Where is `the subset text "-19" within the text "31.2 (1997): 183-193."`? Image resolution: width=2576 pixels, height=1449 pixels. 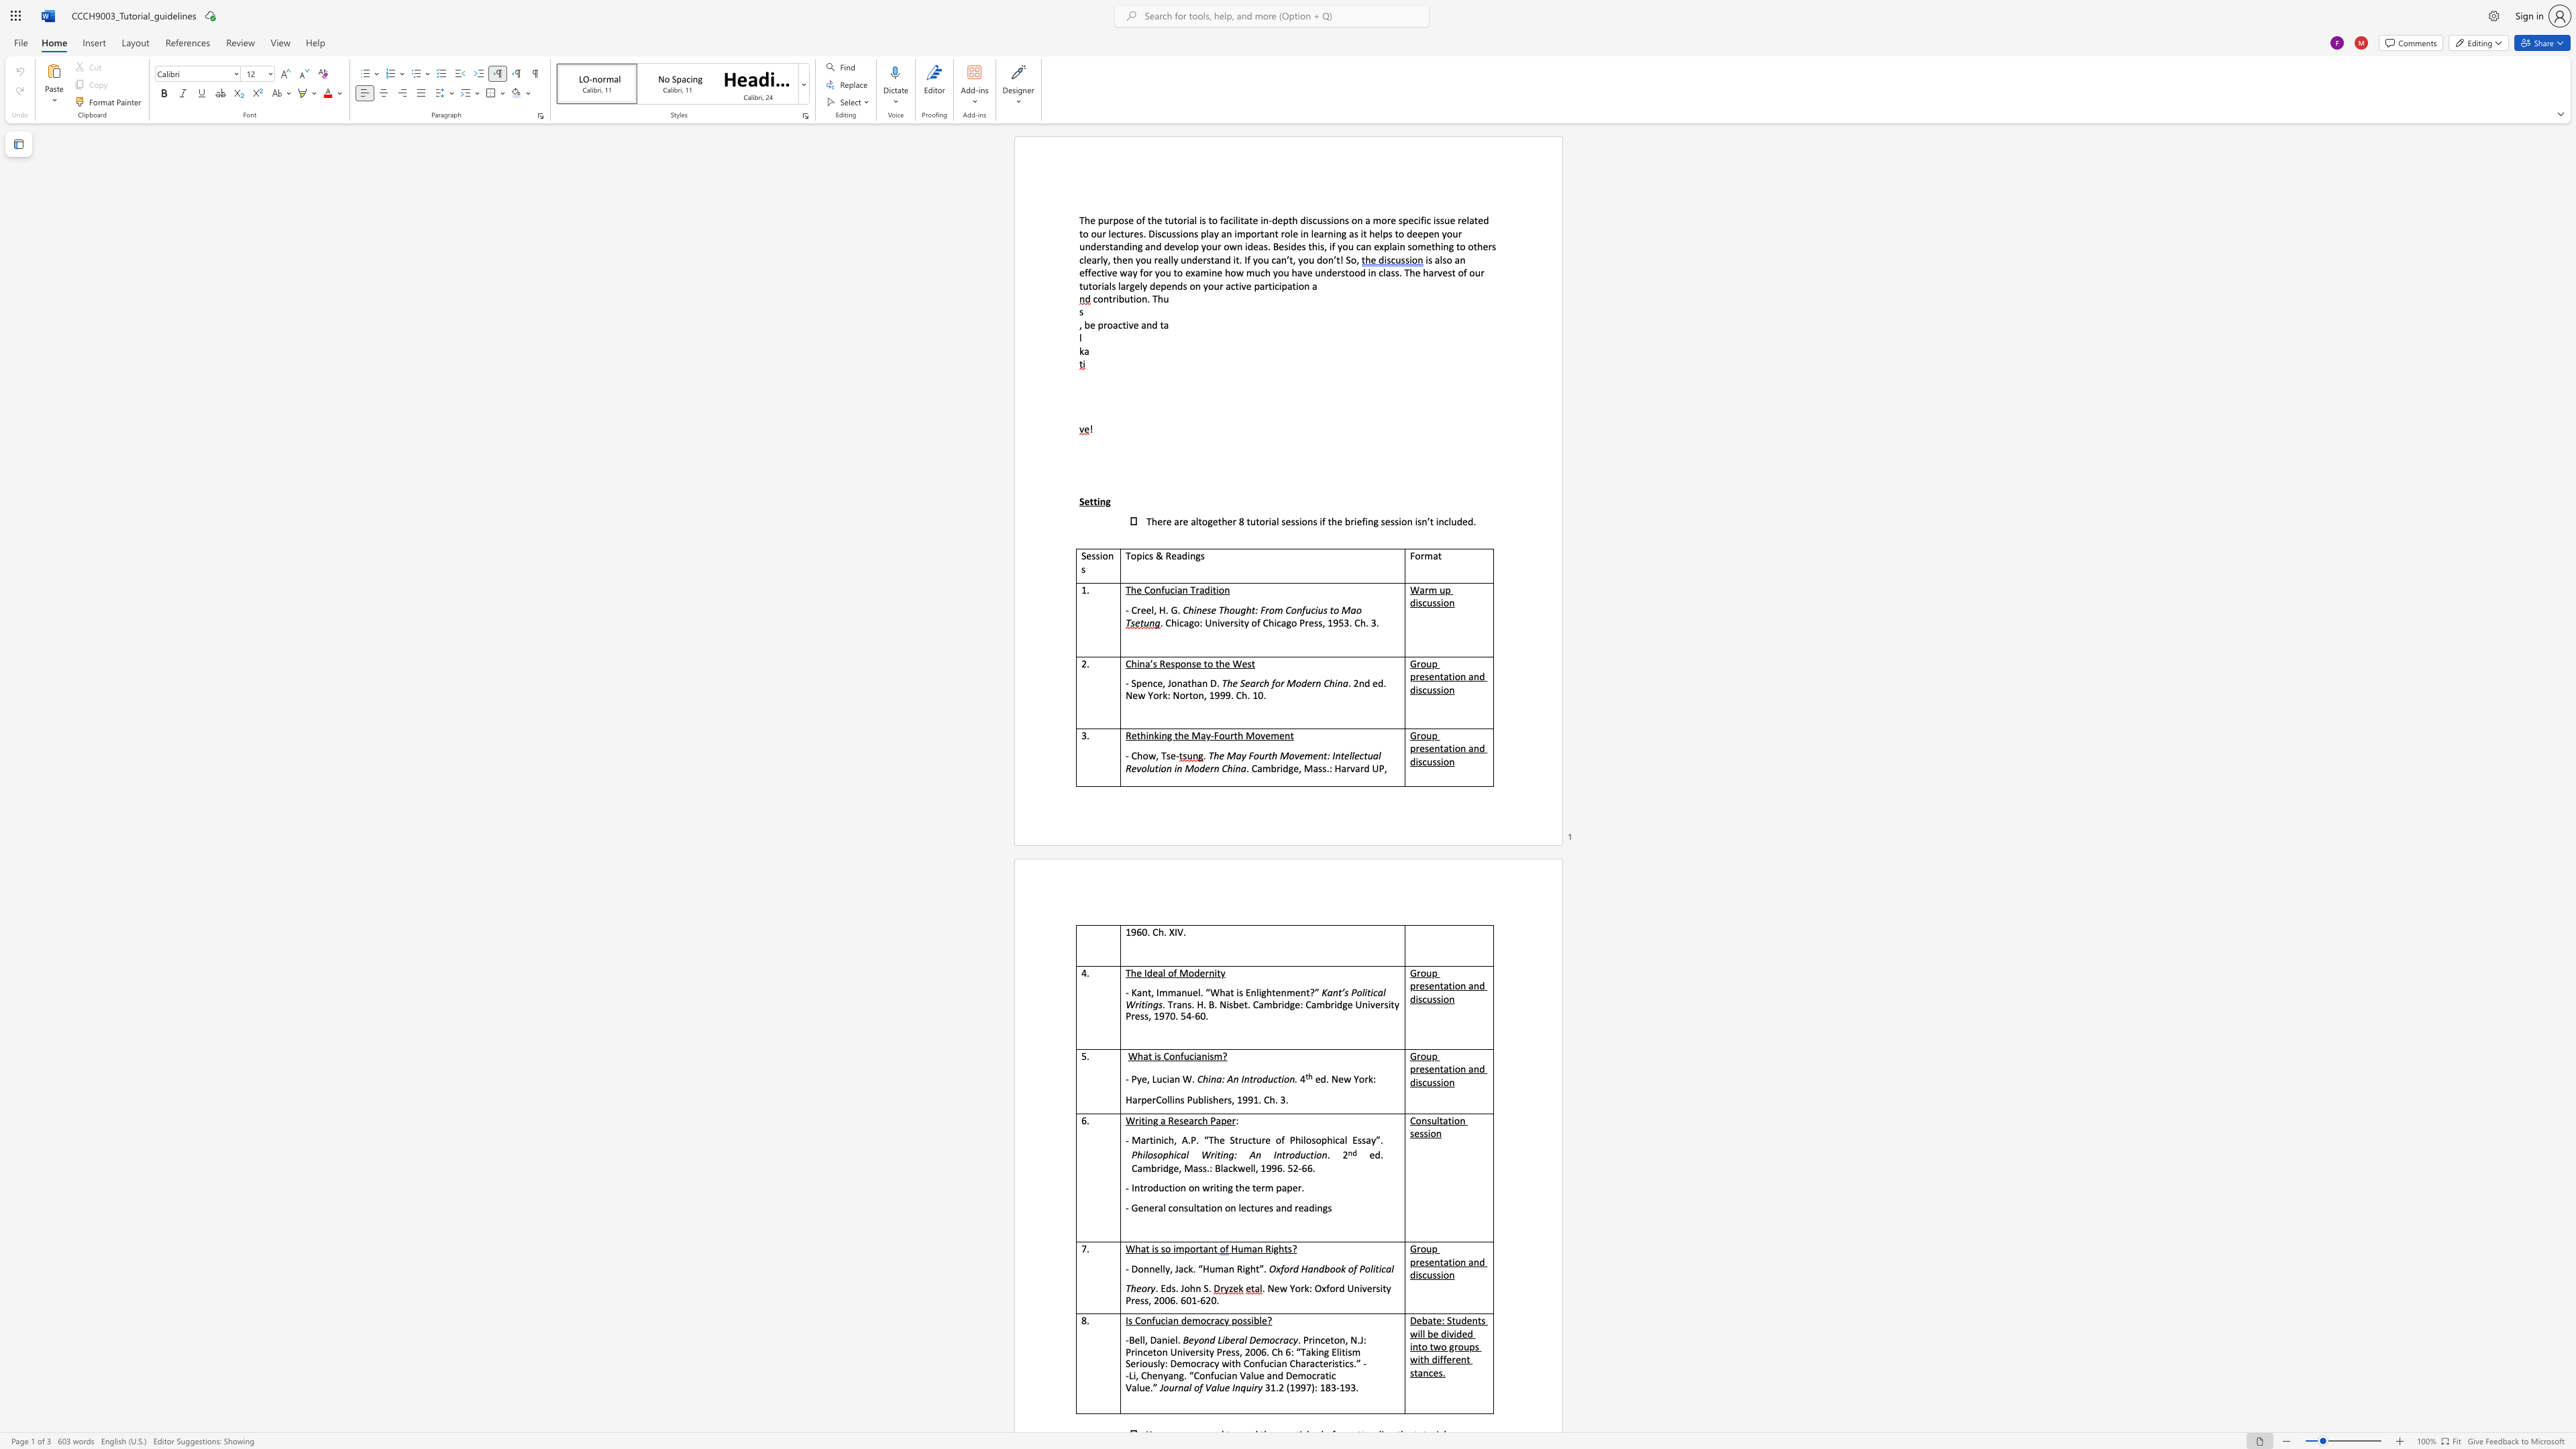
the subset text "-19" within the text "31.2 (1997): 183-193." is located at coordinates (1336, 1387).